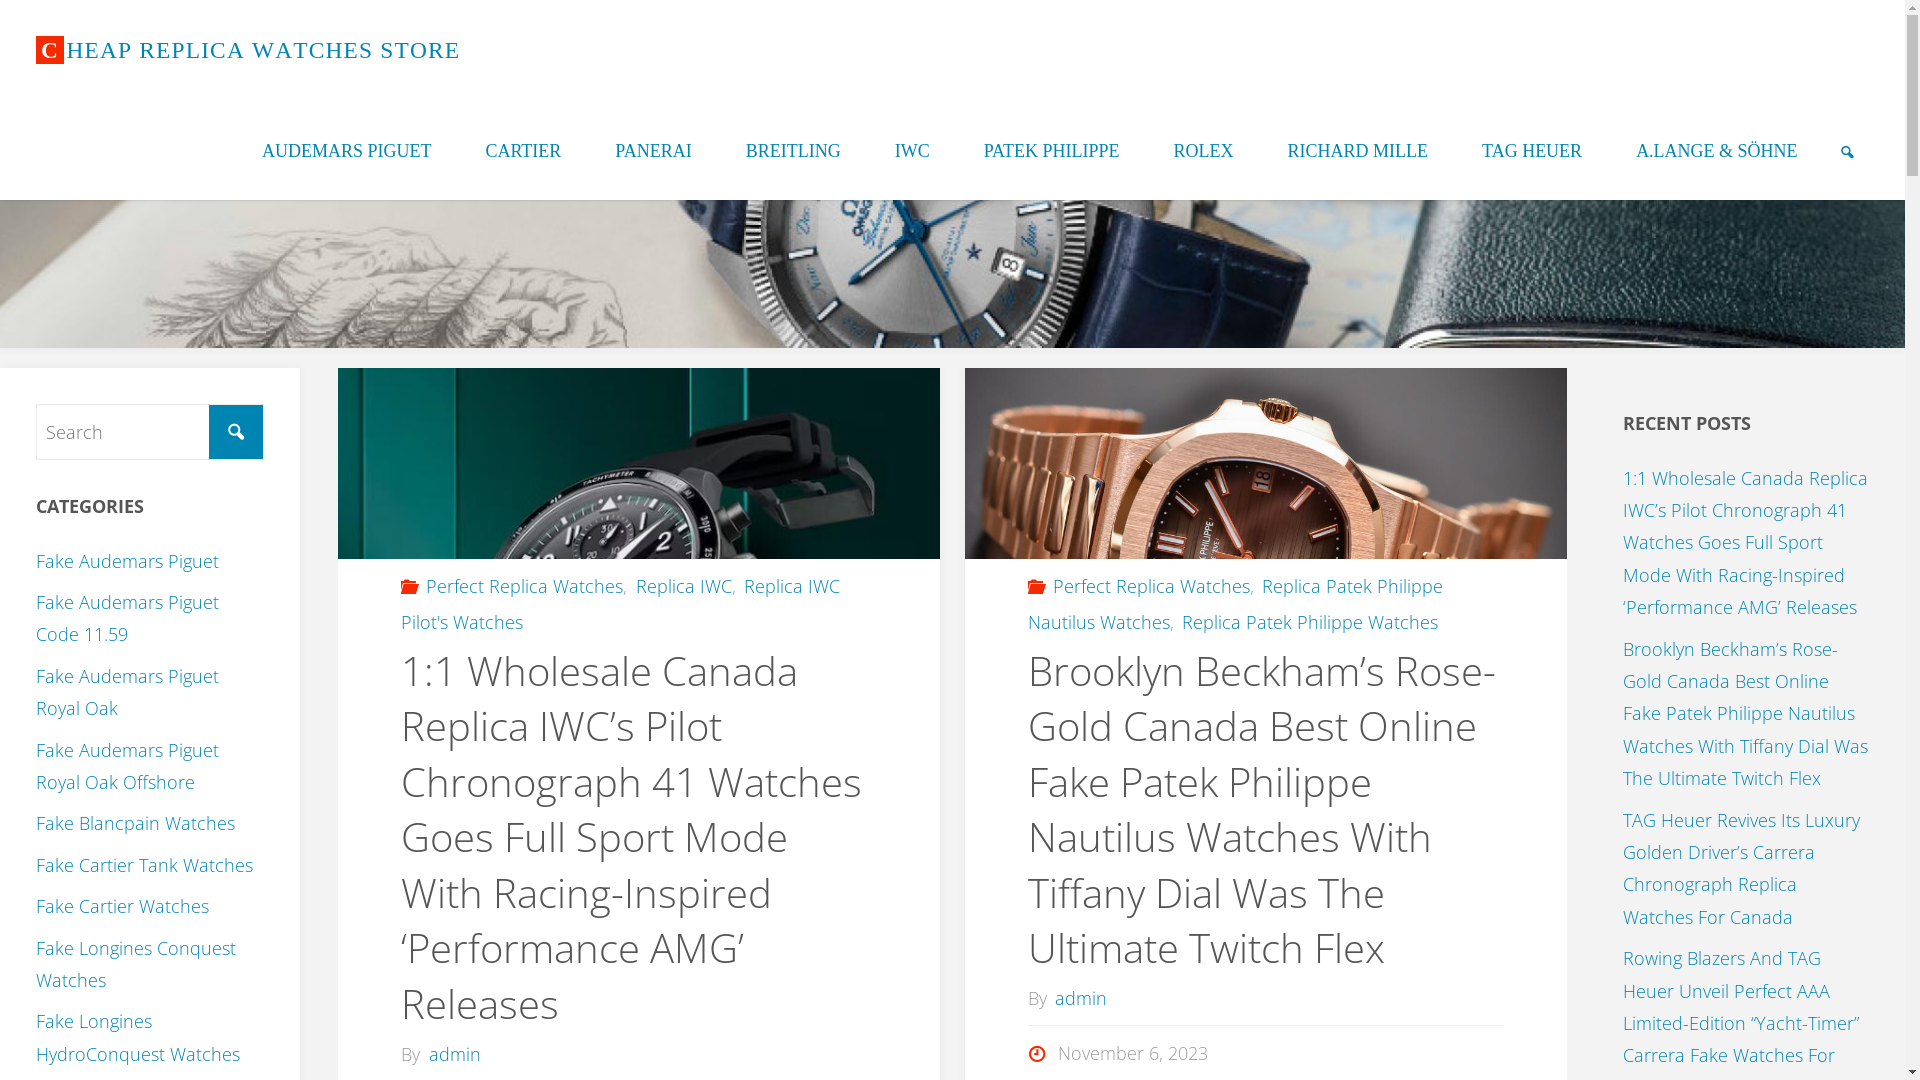  What do you see at coordinates (247, 49) in the screenshot?
I see `'CHEAP REPLICA WATCHES STORE'` at bounding box center [247, 49].